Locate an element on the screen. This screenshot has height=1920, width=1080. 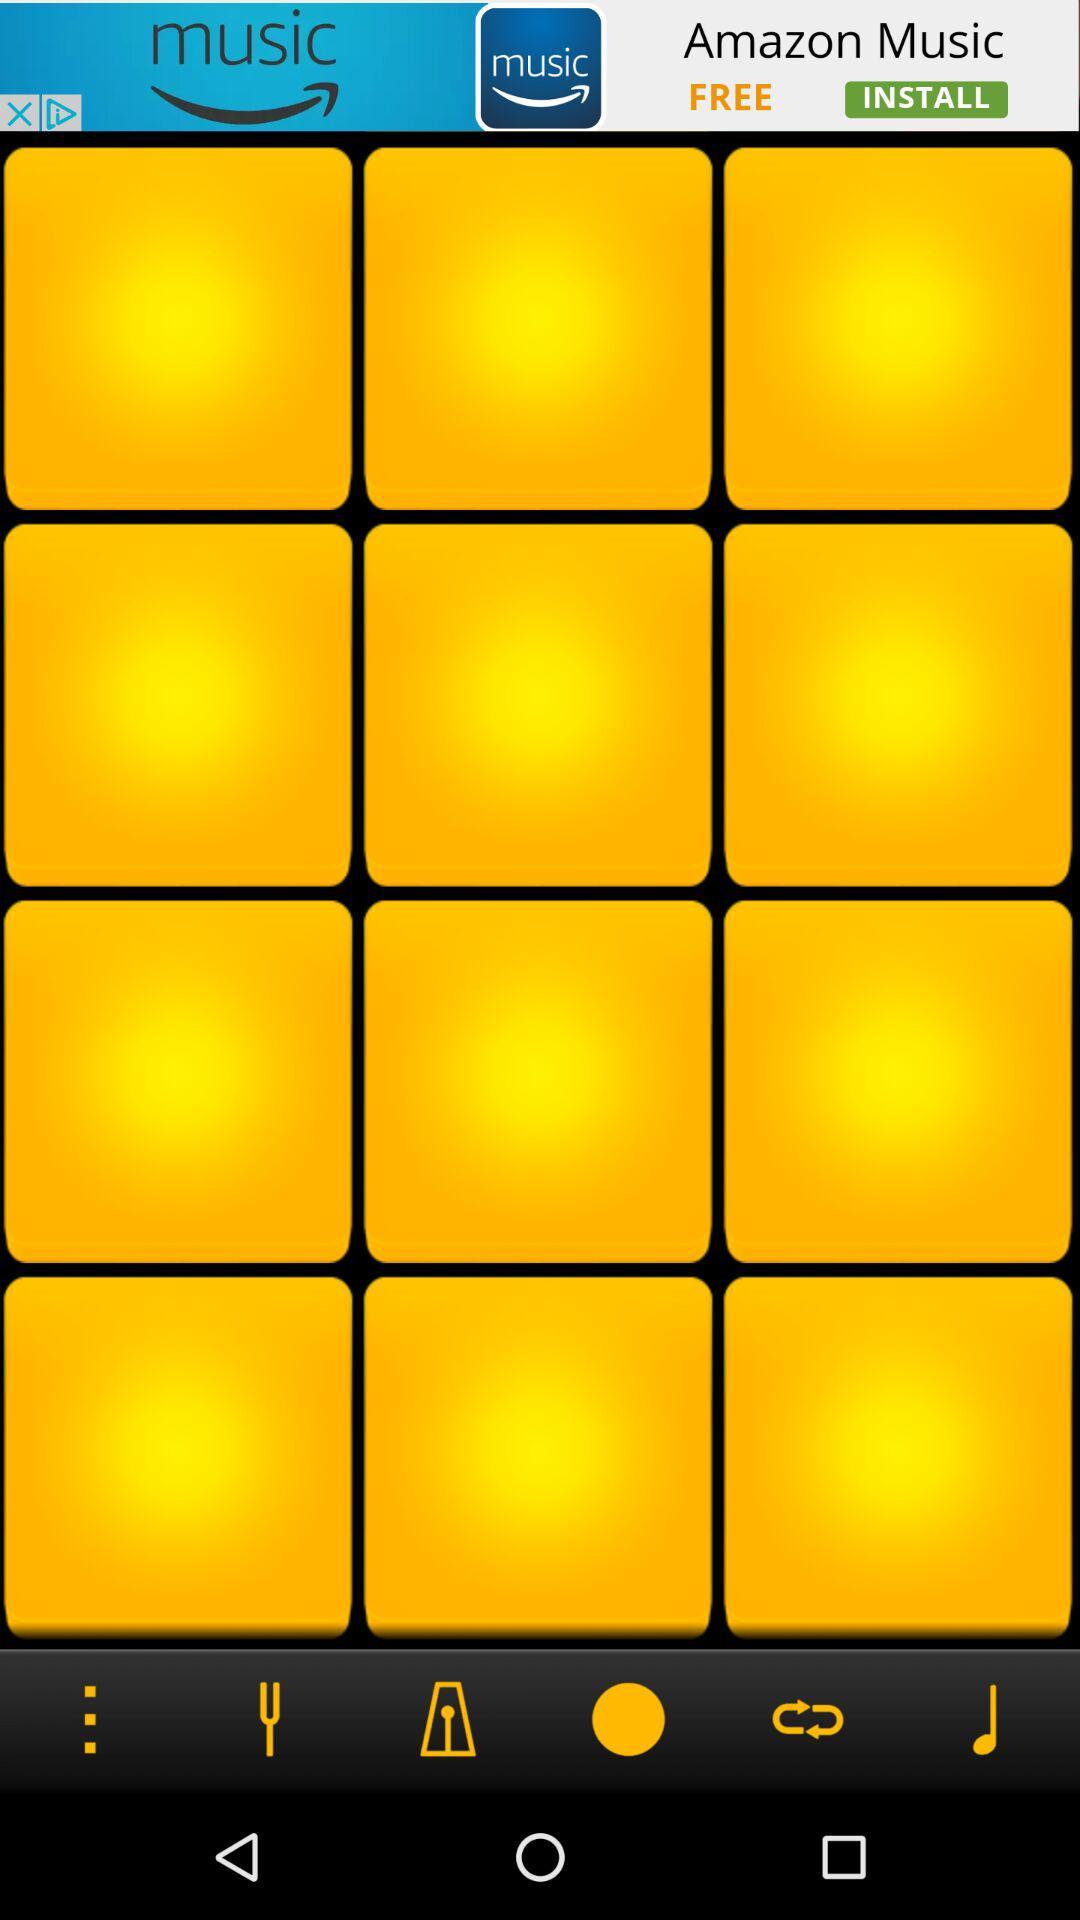
install app is located at coordinates (540, 65).